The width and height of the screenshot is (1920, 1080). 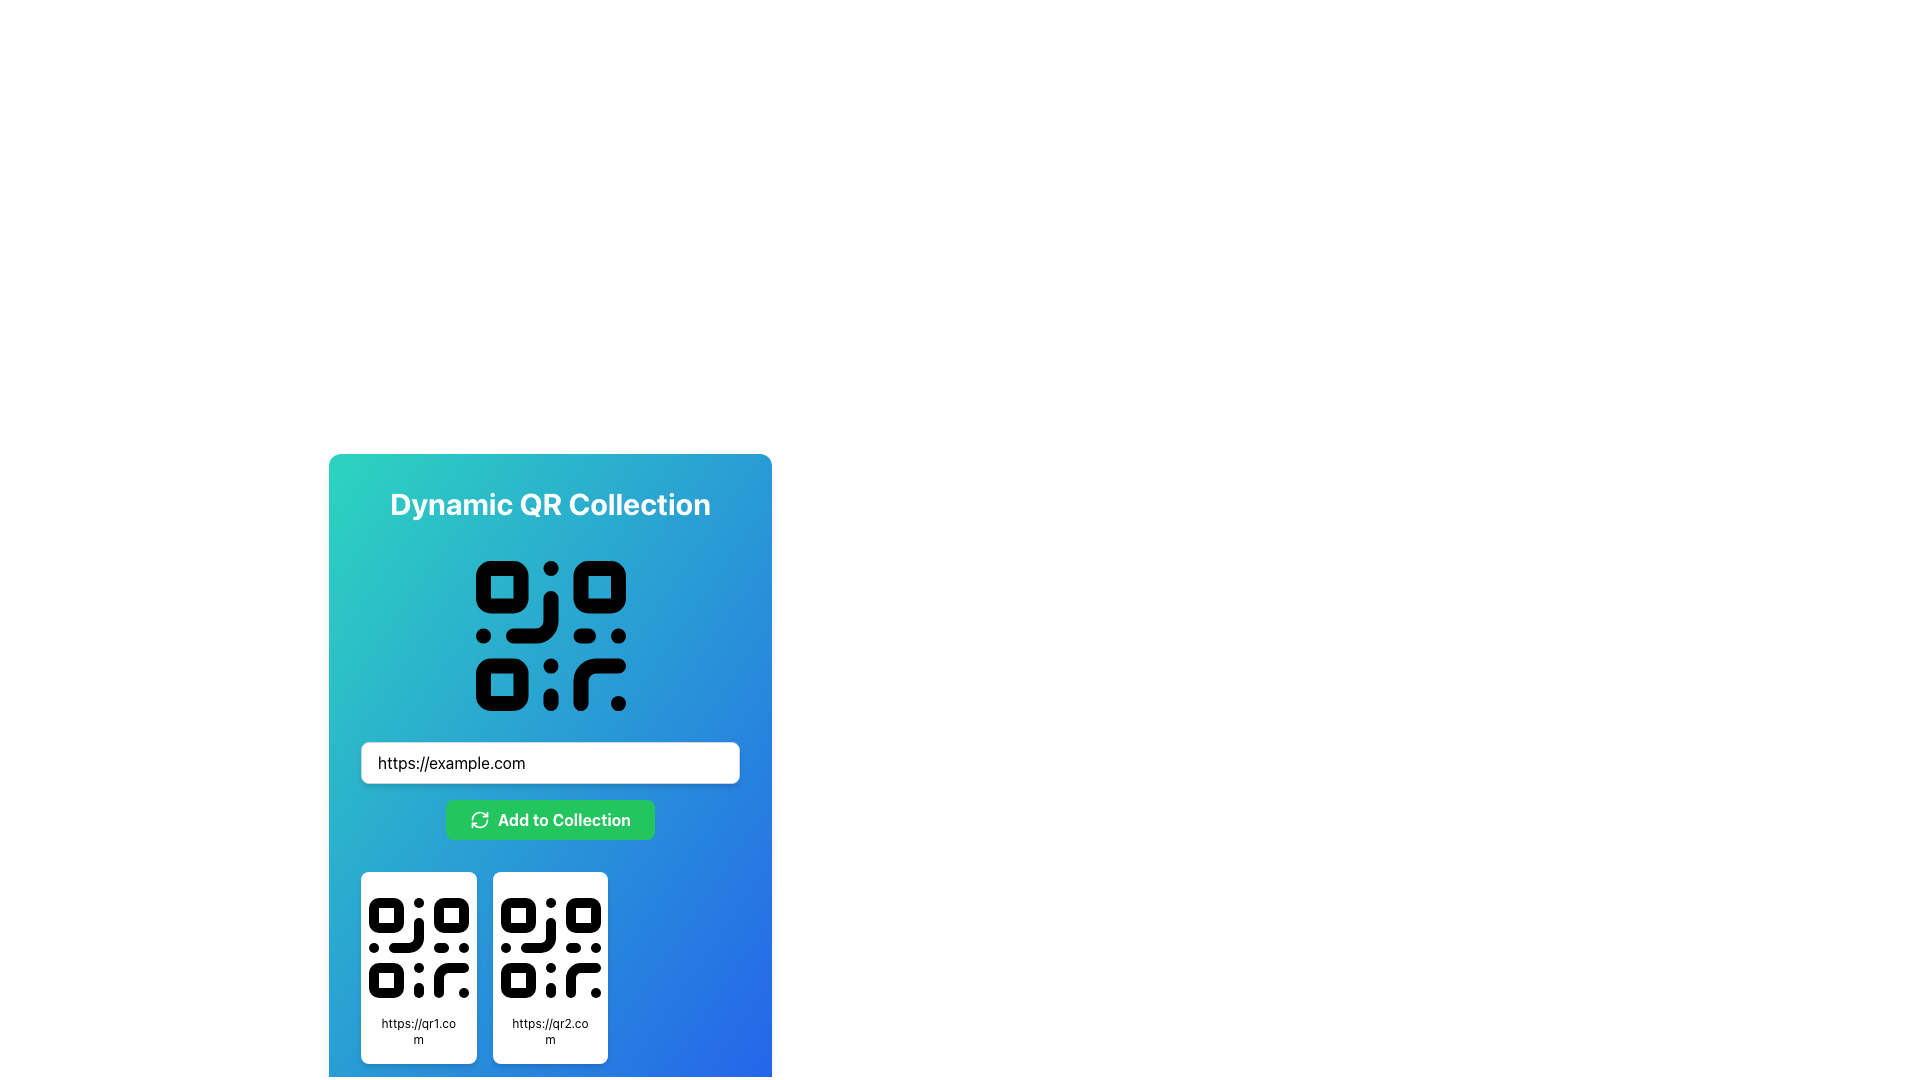 What do you see at coordinates (550, 967) in the screenshot?
I see `the white card with rounded corners and a black QR code icon, which contains the text 'https://qr2.com', located in the bottom right area of the layout` at bounding box center [550, 967].